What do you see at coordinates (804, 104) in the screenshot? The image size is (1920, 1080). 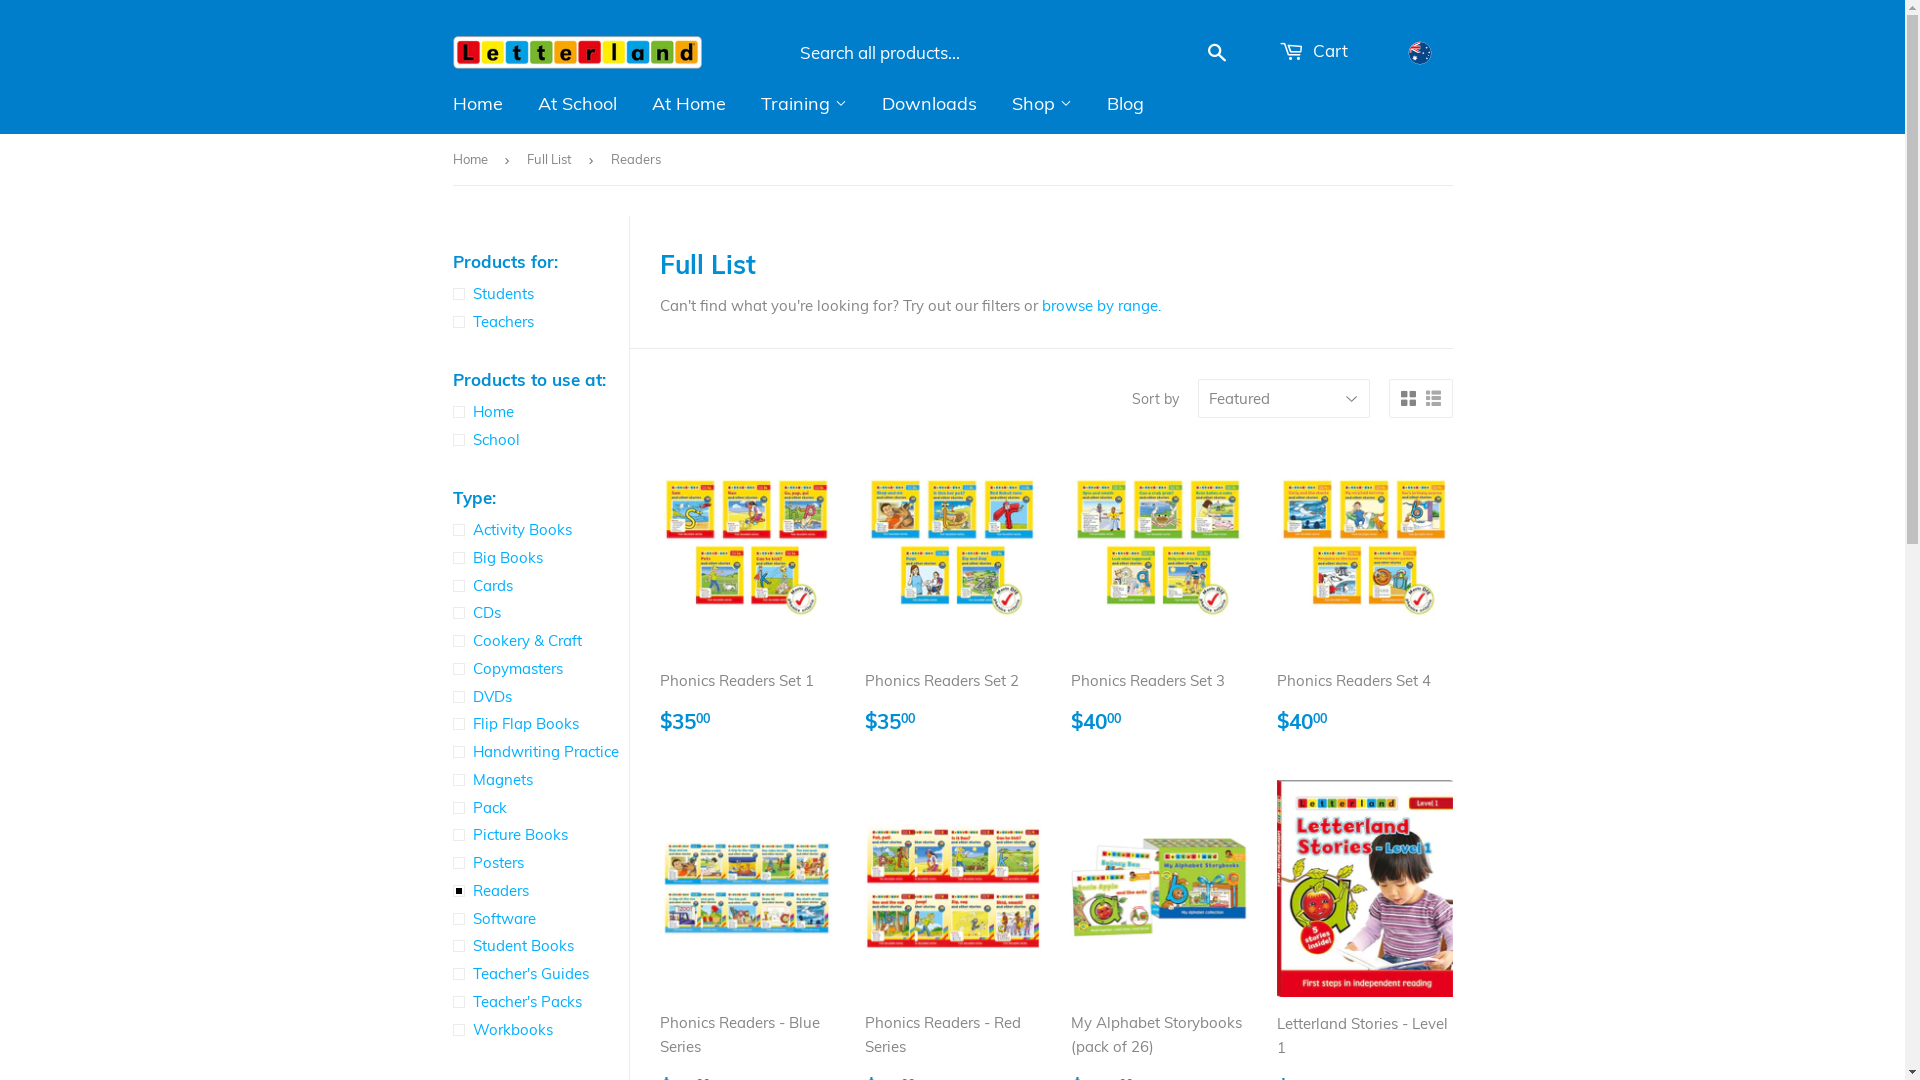 I see `'Training'` at bounding box center [804, 104].